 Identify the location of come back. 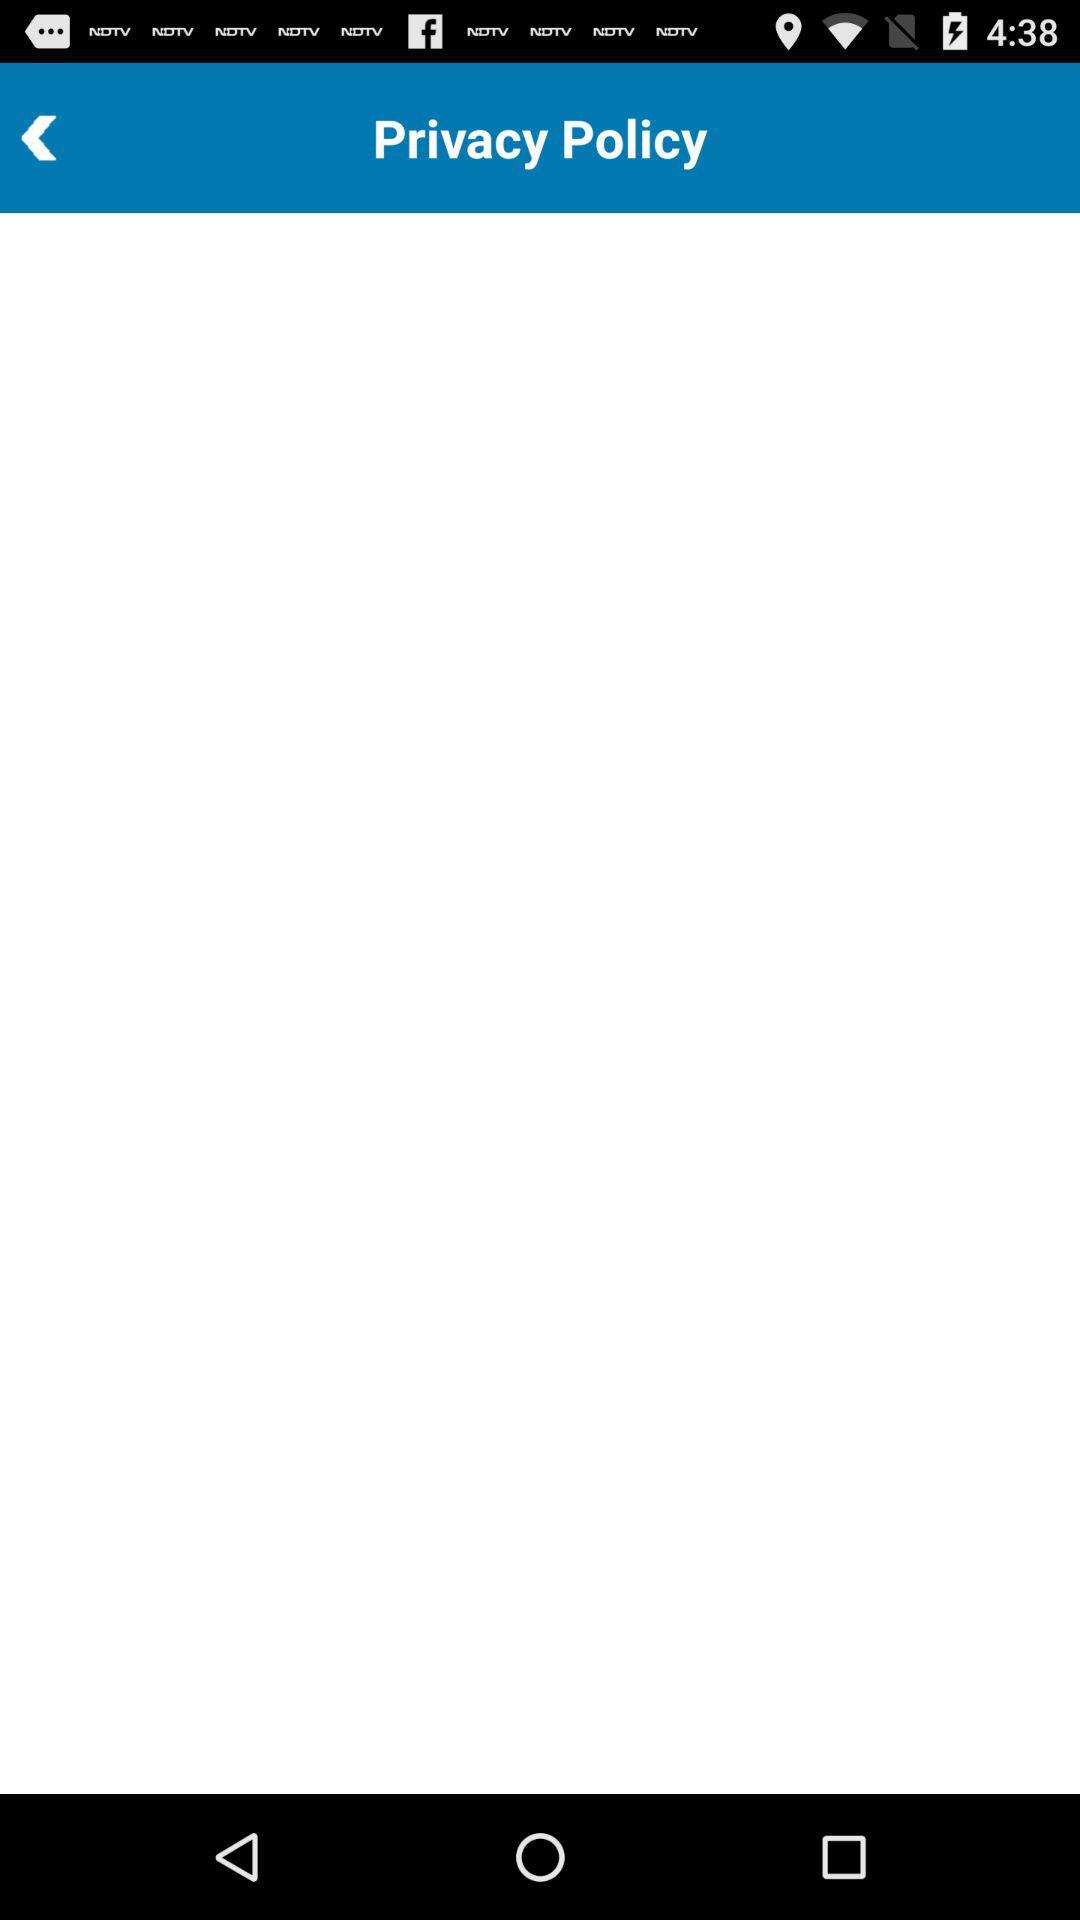
(93, 137).